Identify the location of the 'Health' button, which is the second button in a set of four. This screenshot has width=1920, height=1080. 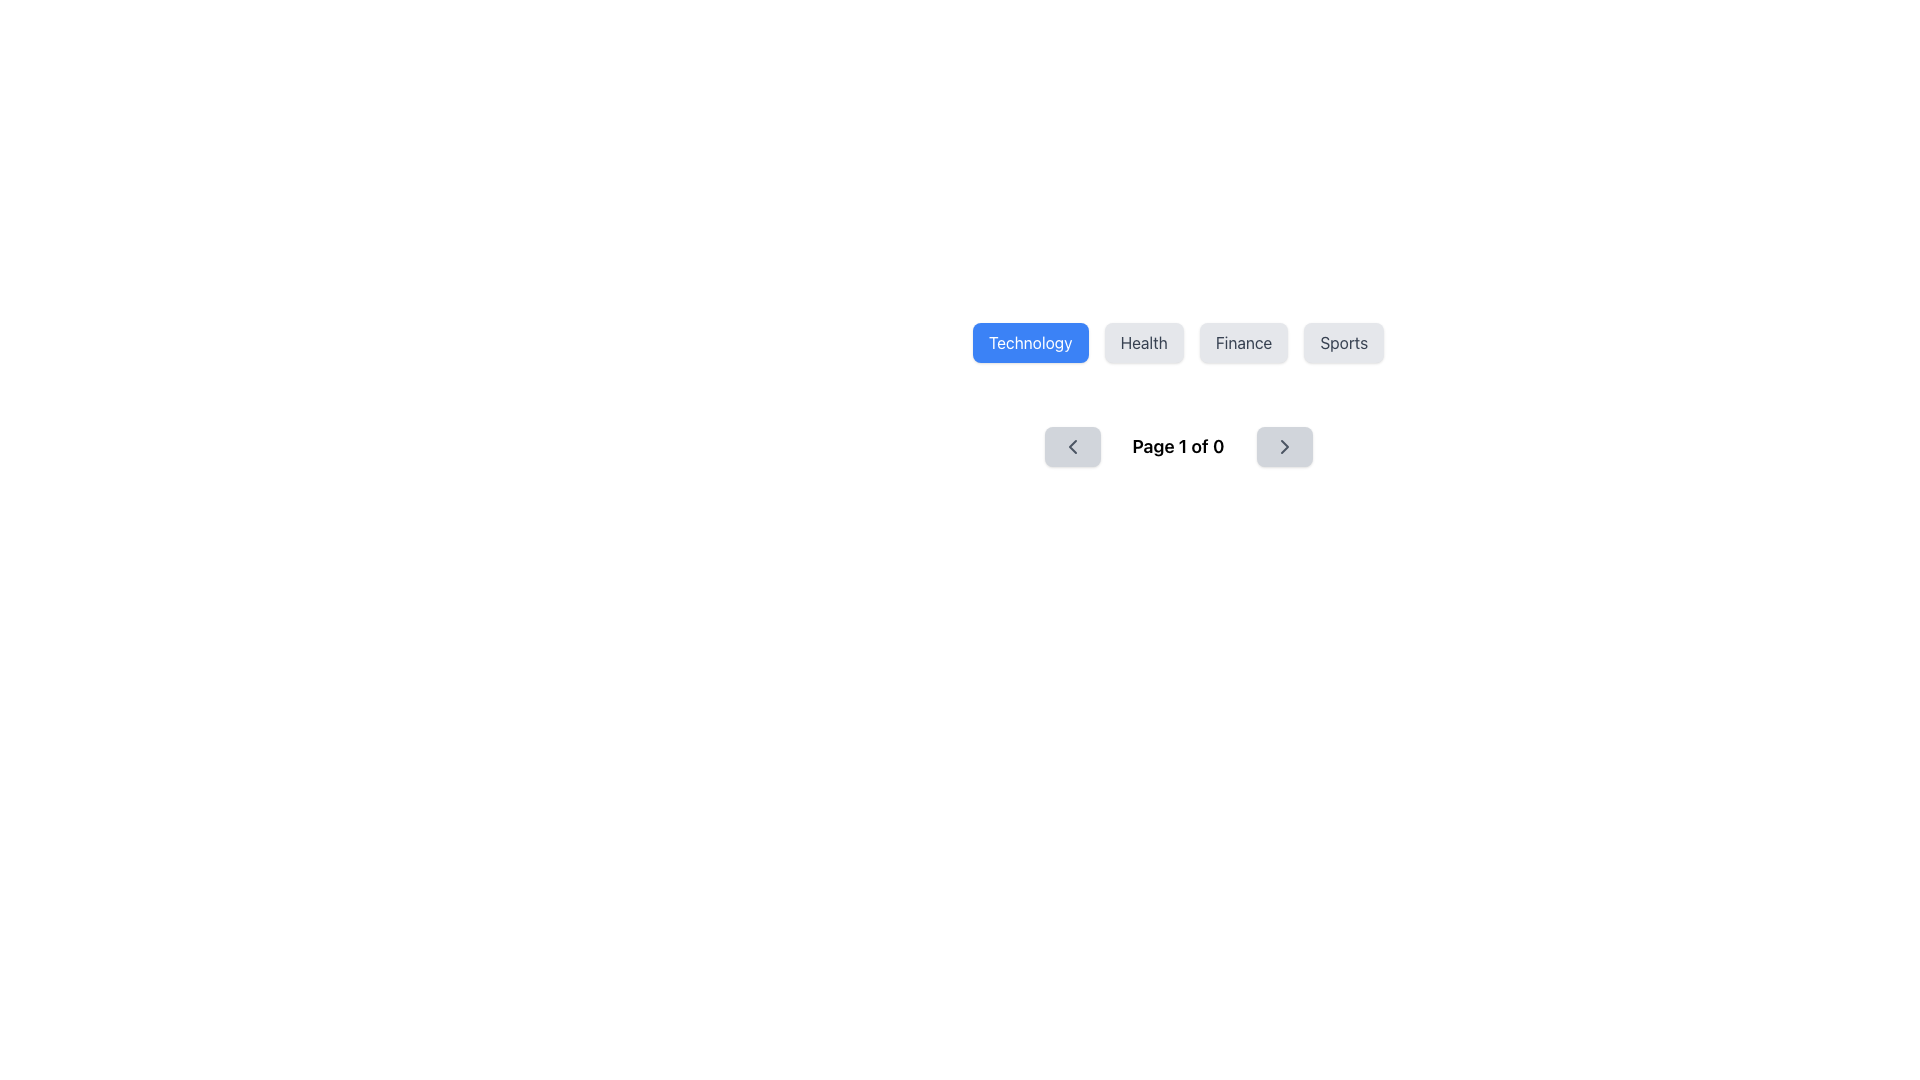
(1144, 342).